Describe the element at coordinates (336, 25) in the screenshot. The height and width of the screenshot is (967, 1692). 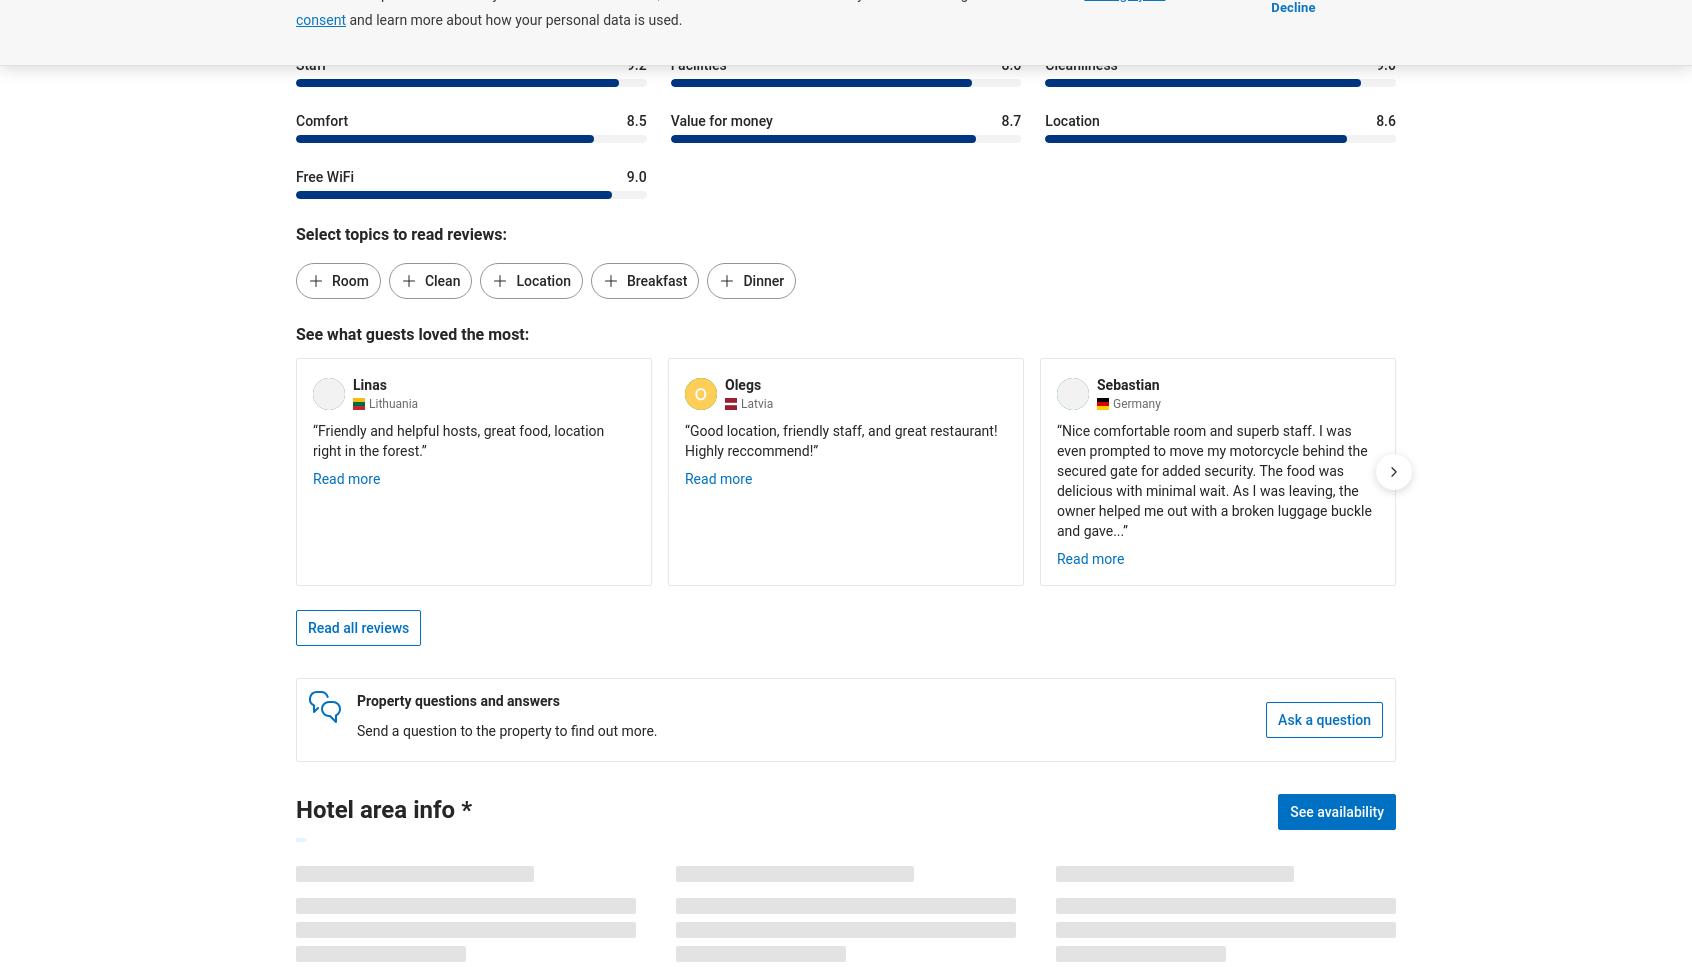
I see `'Categories:'` at that location.